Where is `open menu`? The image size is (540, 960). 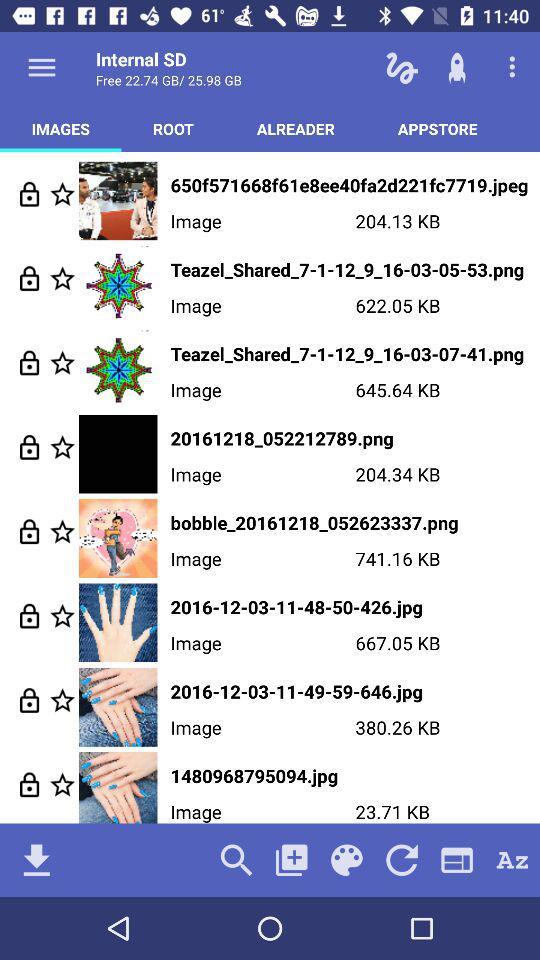 open menu is located at coordinates (42, 67).